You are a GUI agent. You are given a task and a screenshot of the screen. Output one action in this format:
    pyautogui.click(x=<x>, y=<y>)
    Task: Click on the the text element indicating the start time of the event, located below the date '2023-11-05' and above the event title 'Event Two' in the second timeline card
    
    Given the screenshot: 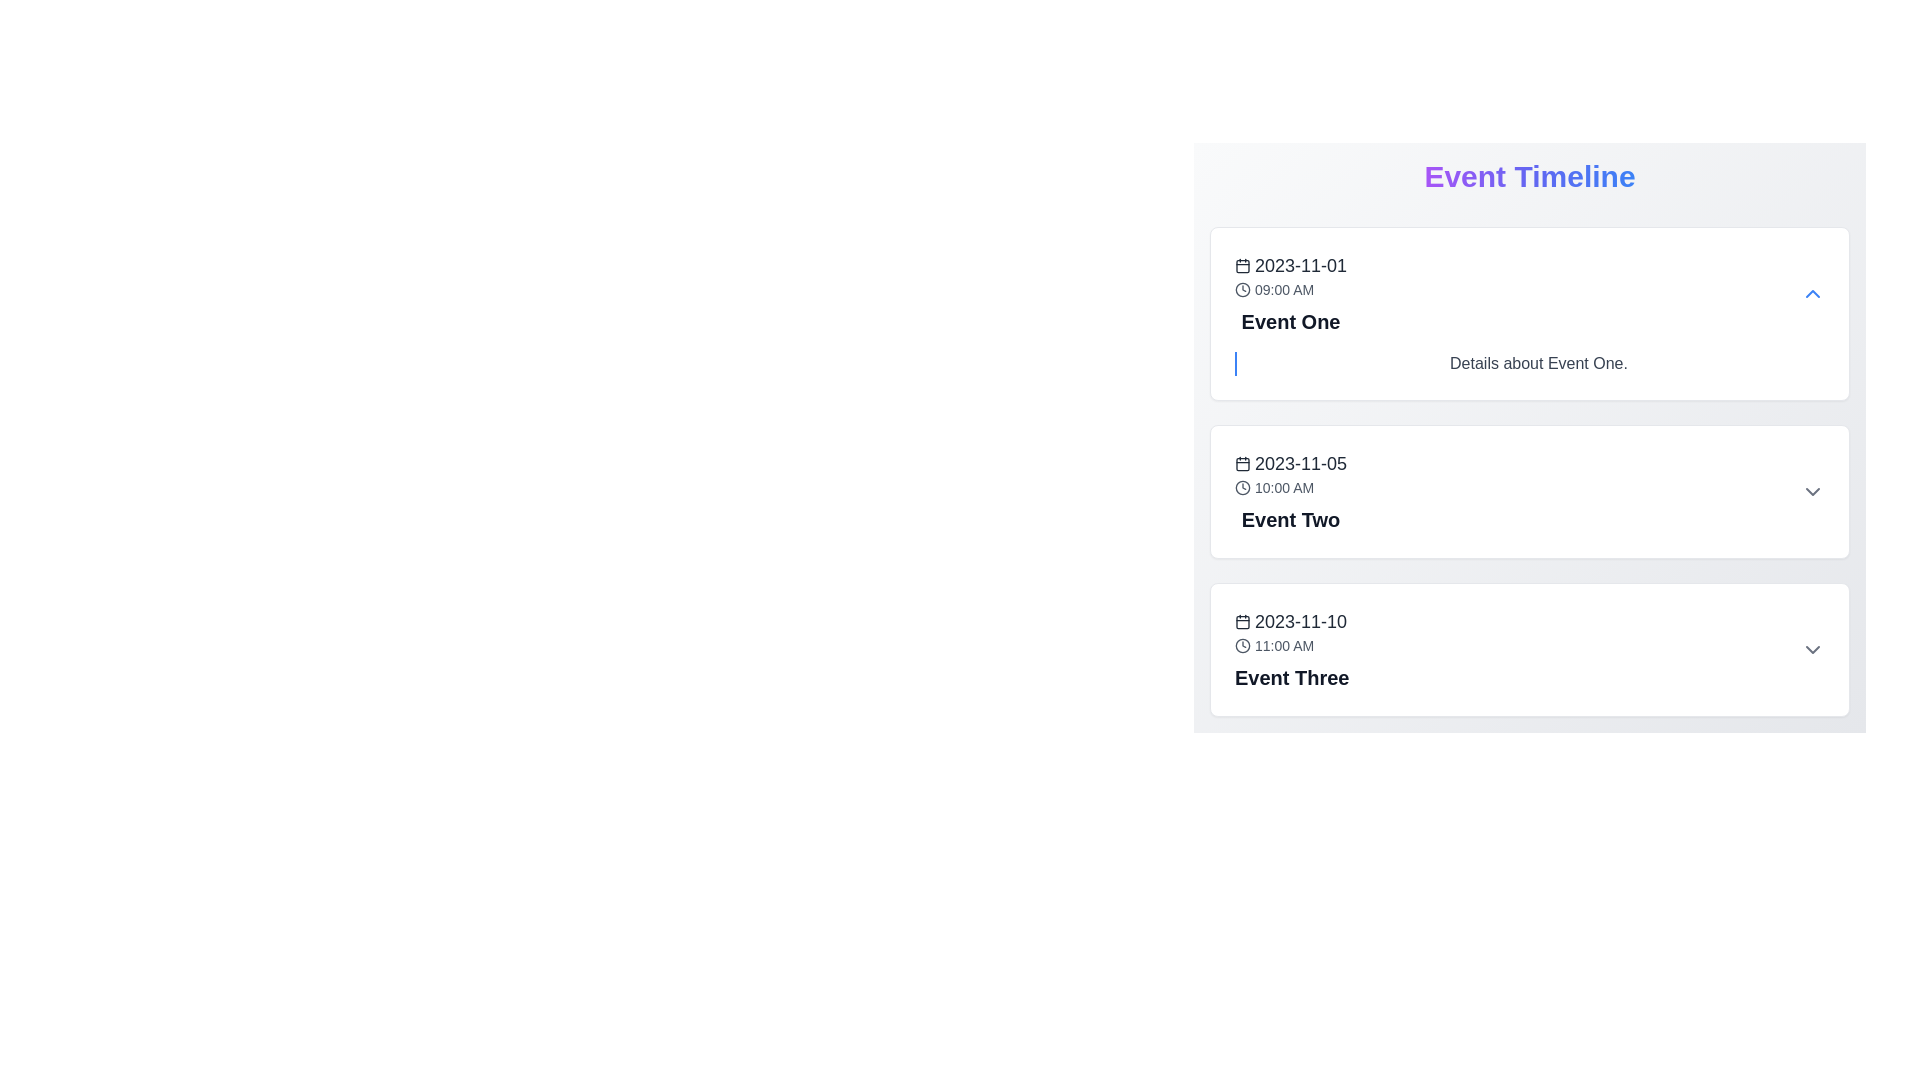 What is the action you would take?
    pyautogui.click(x=1291, y=488)
    